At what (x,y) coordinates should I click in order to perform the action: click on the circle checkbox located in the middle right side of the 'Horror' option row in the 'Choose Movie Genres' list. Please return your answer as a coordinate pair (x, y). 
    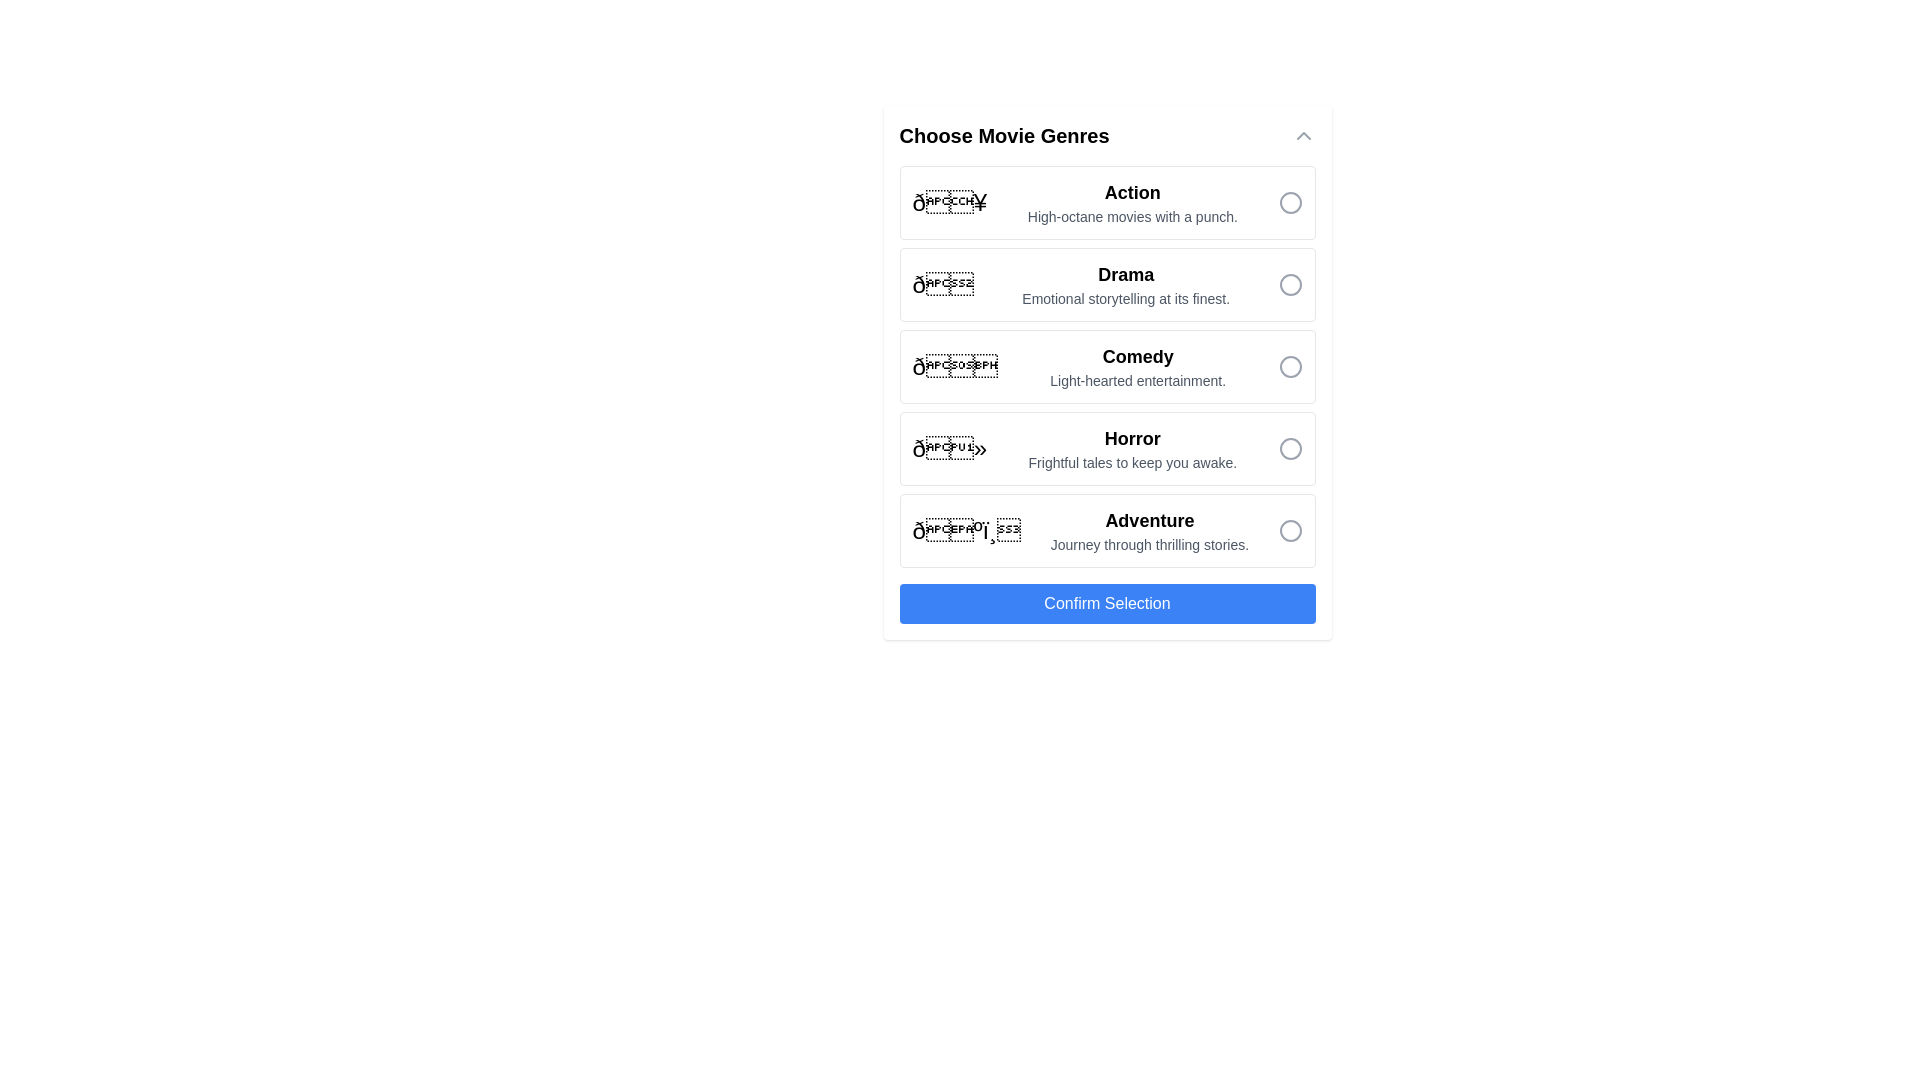
    Looking at the image, I should click on (1290, 447).